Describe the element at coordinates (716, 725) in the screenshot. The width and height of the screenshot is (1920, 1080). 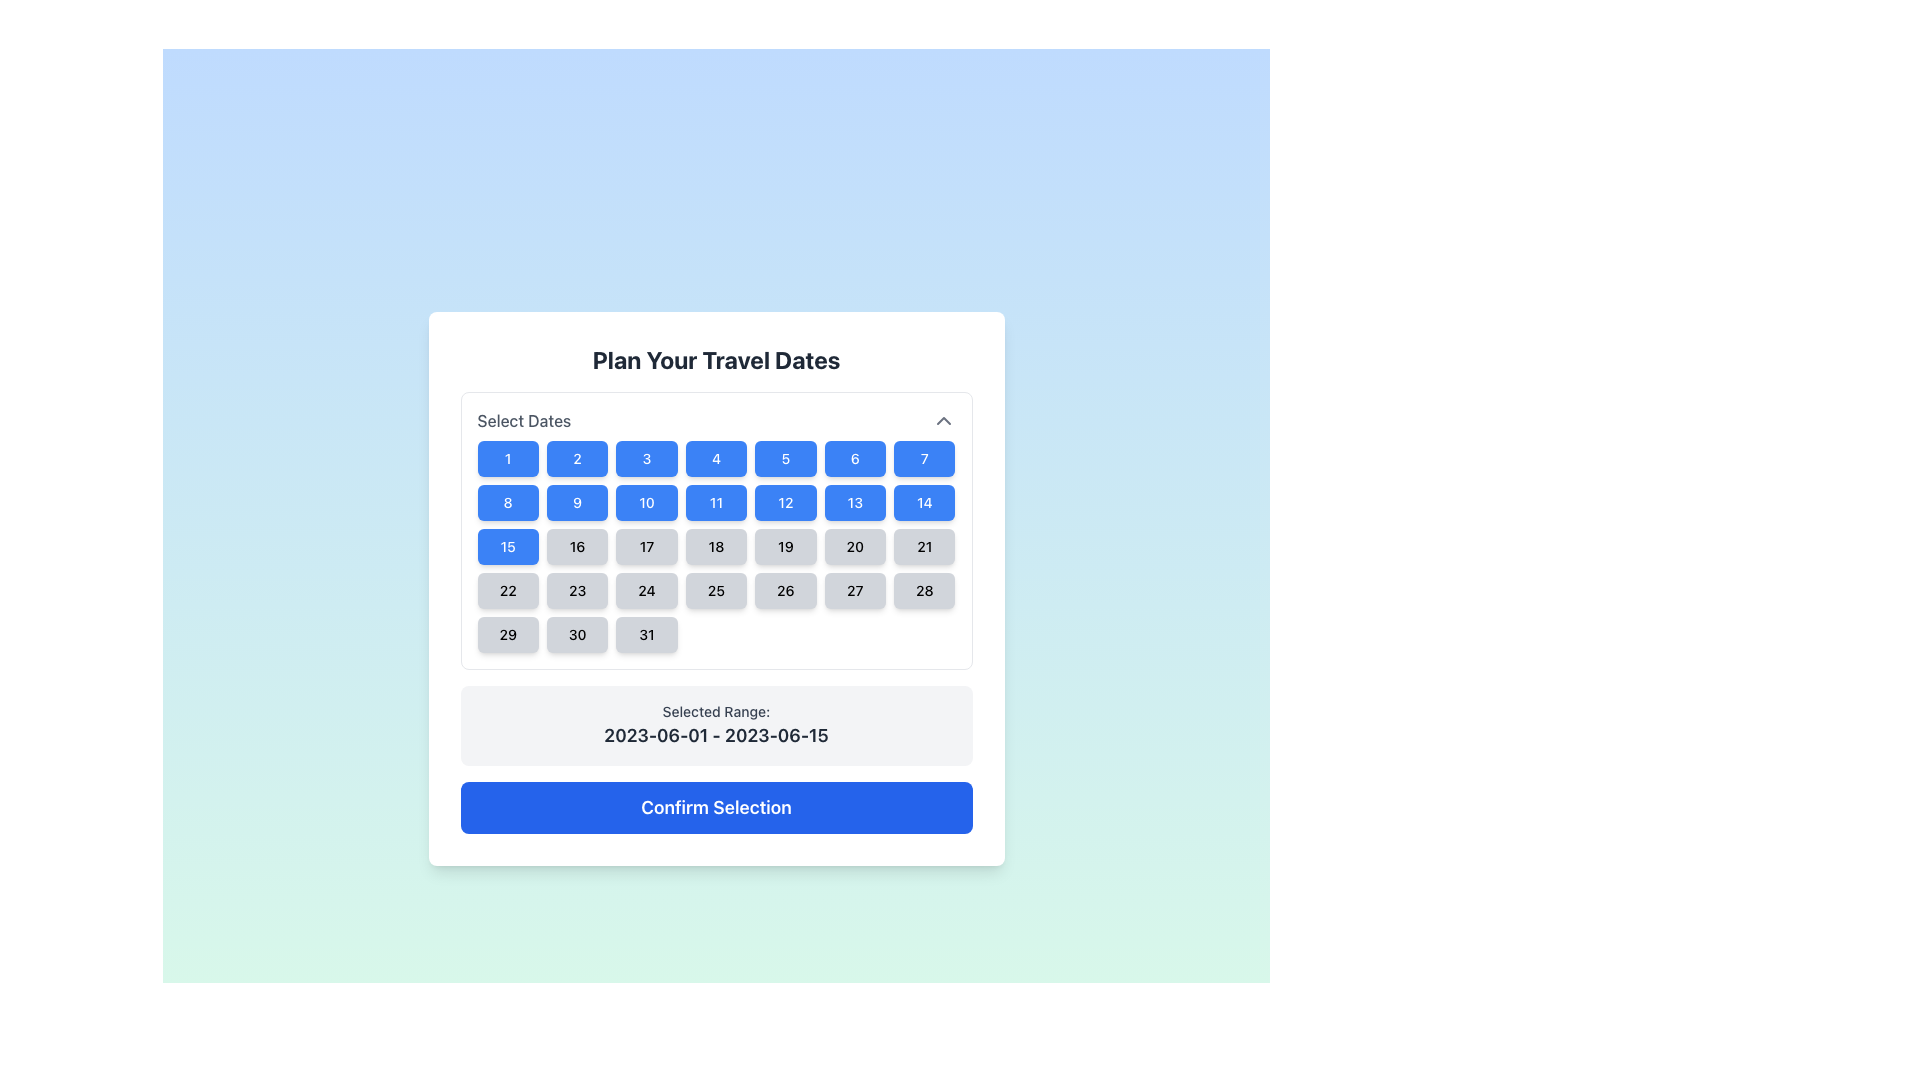
I see `the informational display box that shows the currently selected date range, located centrally below the date grid and above the 'Confirm Selection' button` at that location.